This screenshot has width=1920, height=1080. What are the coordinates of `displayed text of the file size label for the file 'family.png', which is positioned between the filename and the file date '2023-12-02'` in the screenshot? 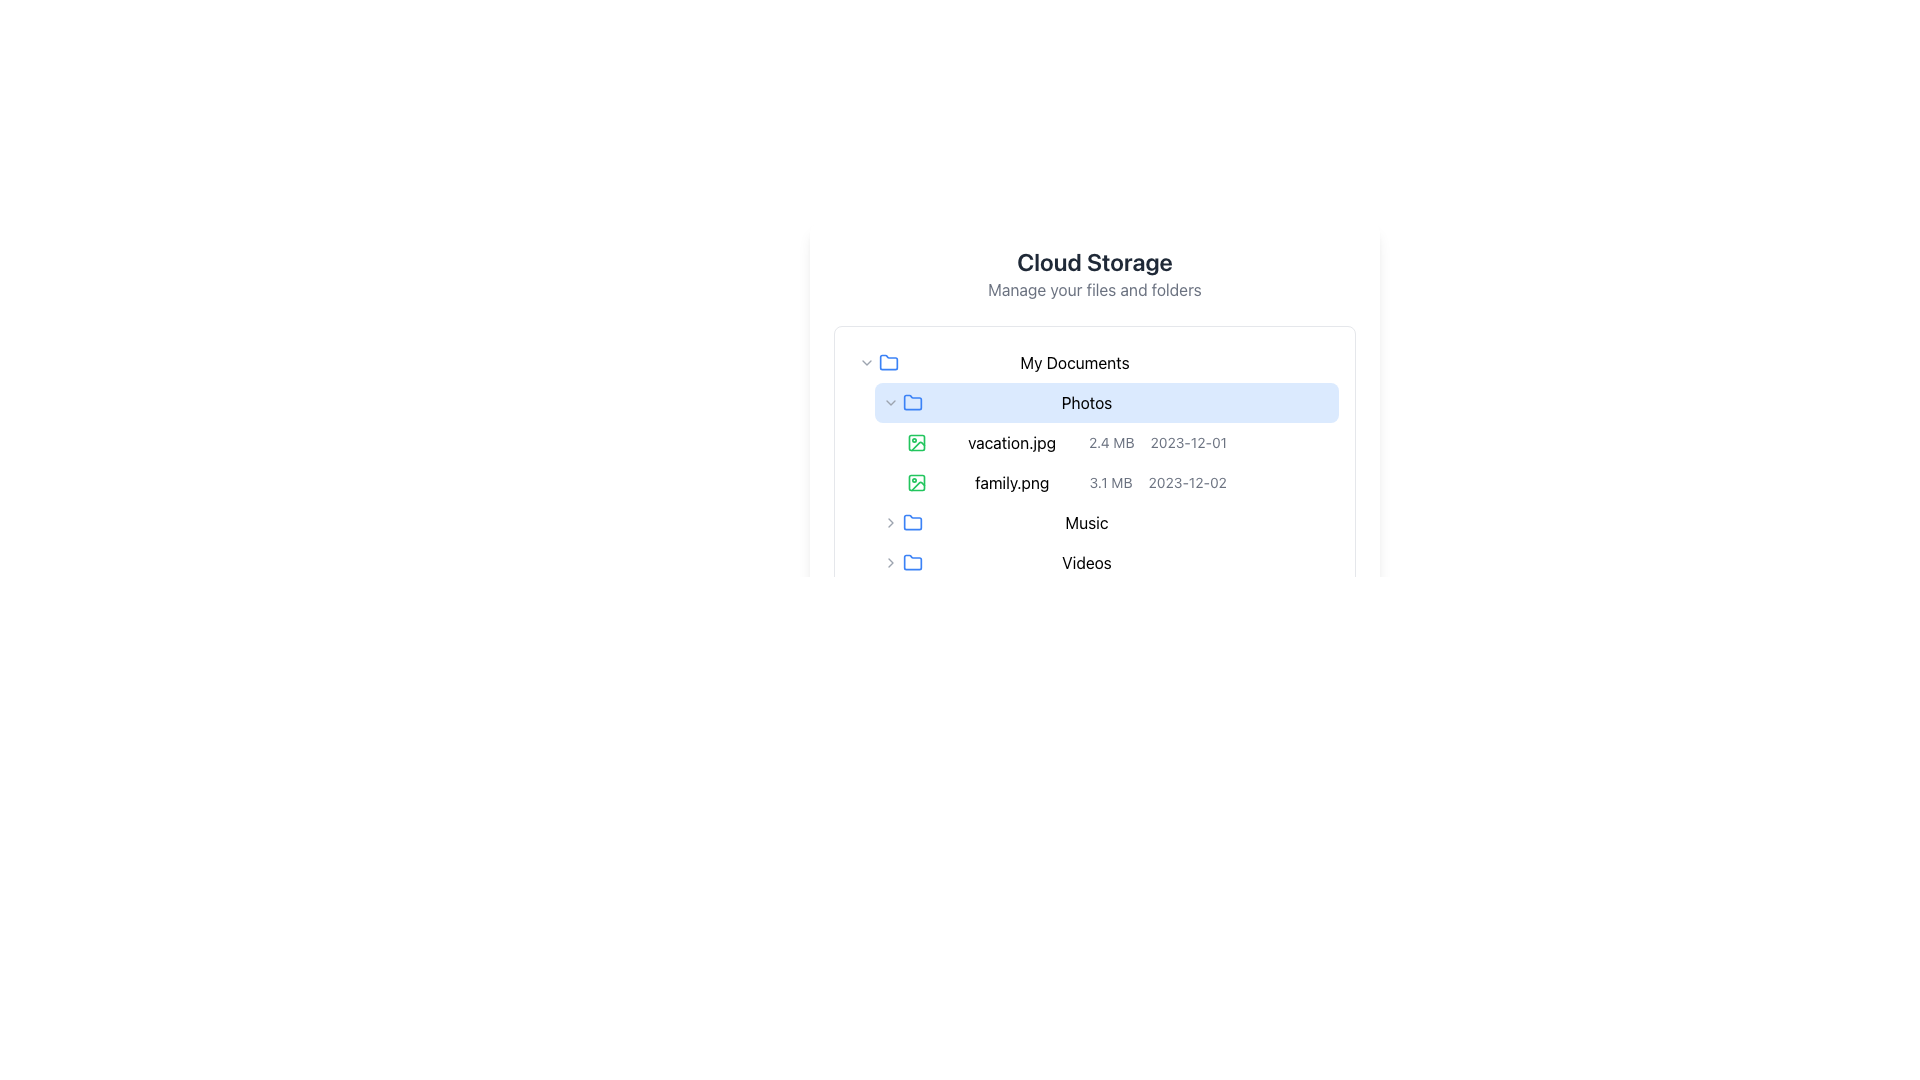 It's located at (1110, 482).